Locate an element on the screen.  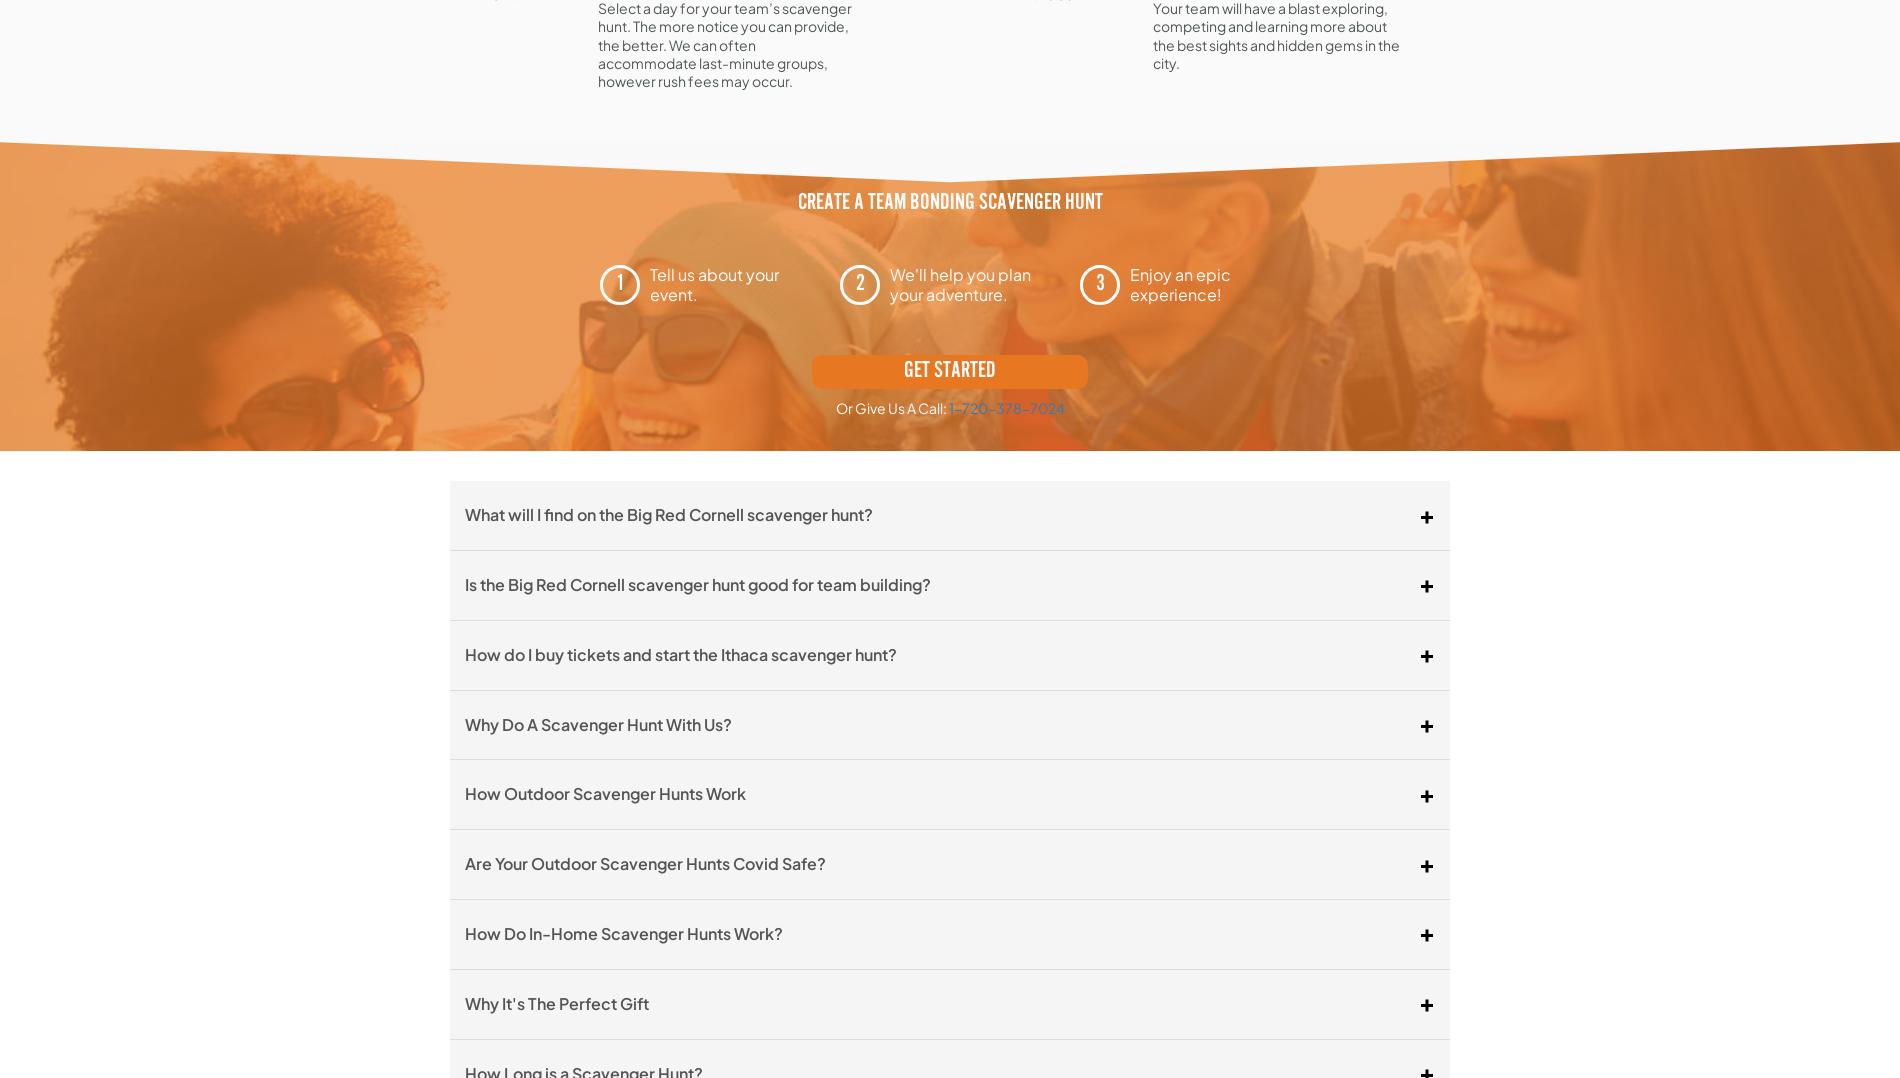
'How do I buy tickets and start the Ithaca scavenger hunt?' is located at coordinates (680, 652).